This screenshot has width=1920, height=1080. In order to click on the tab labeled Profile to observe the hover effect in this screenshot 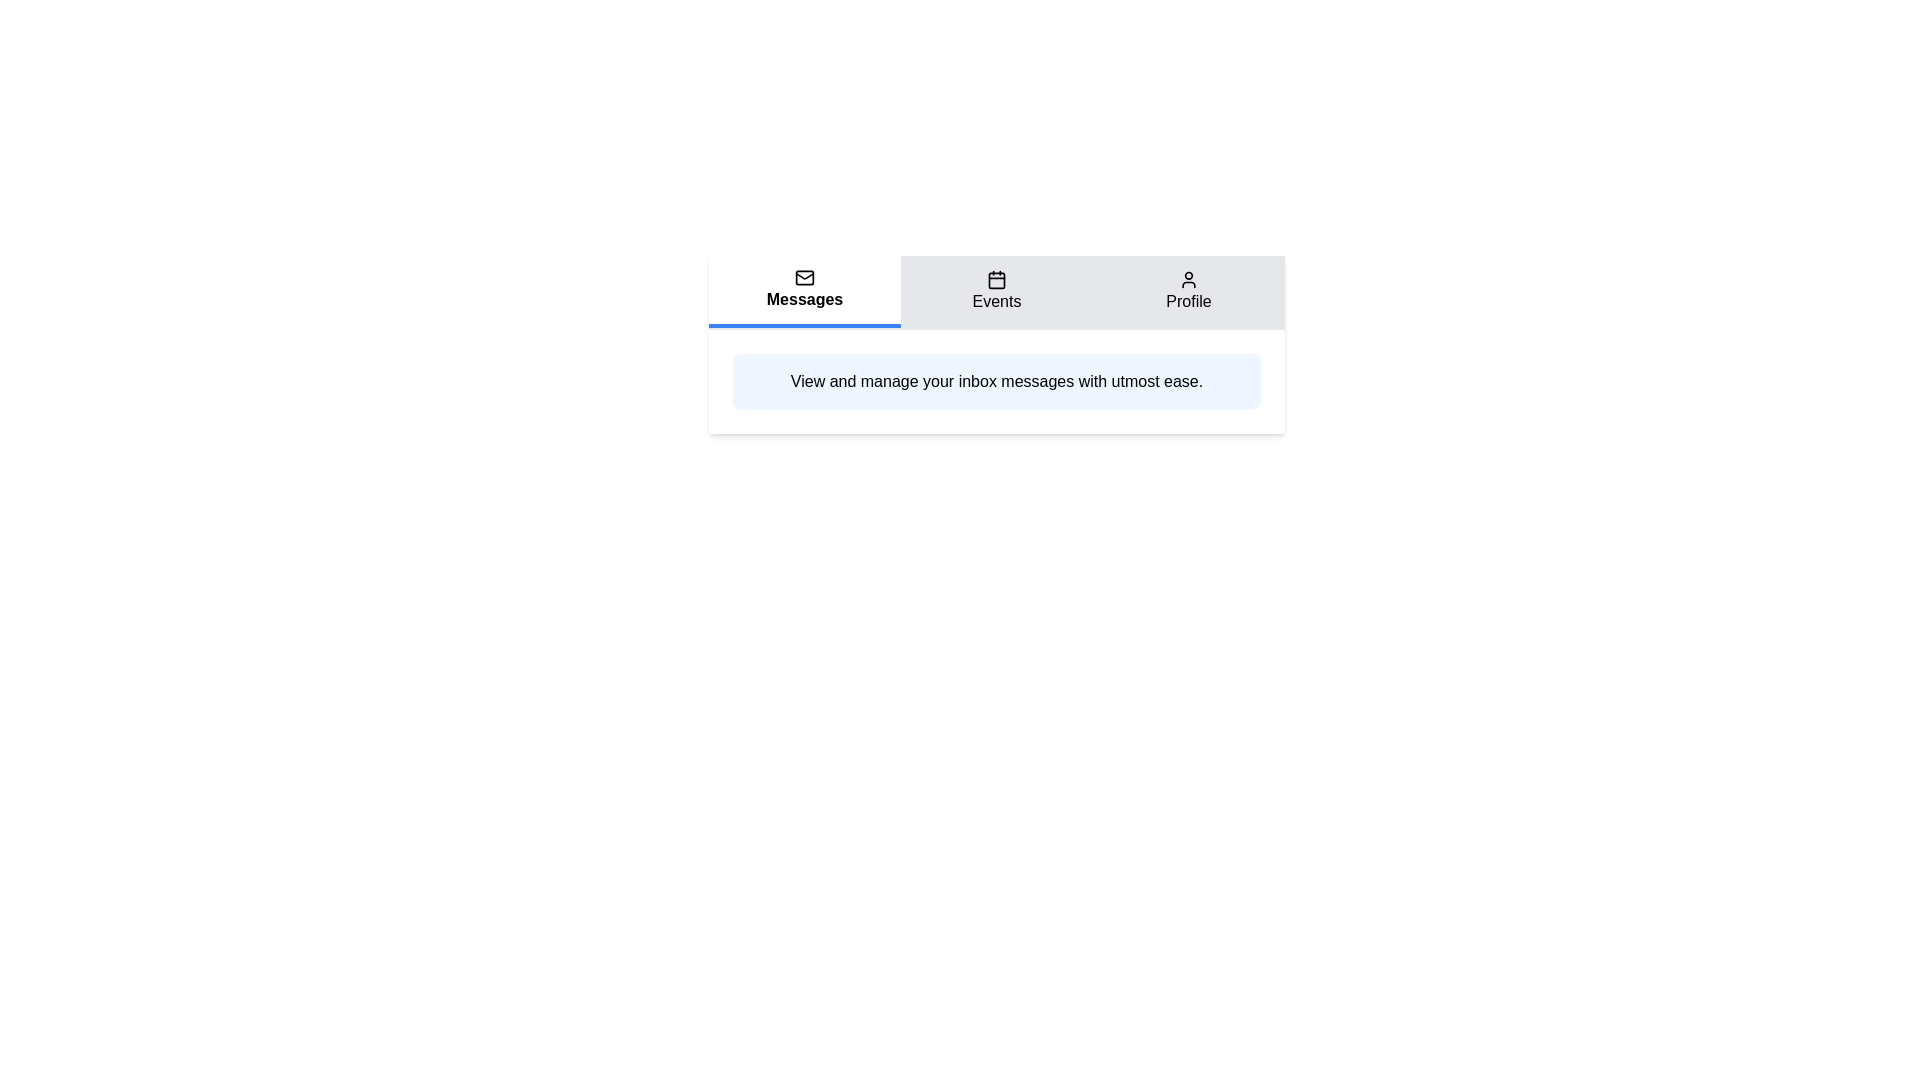, I will do `click(1189, 292)`.